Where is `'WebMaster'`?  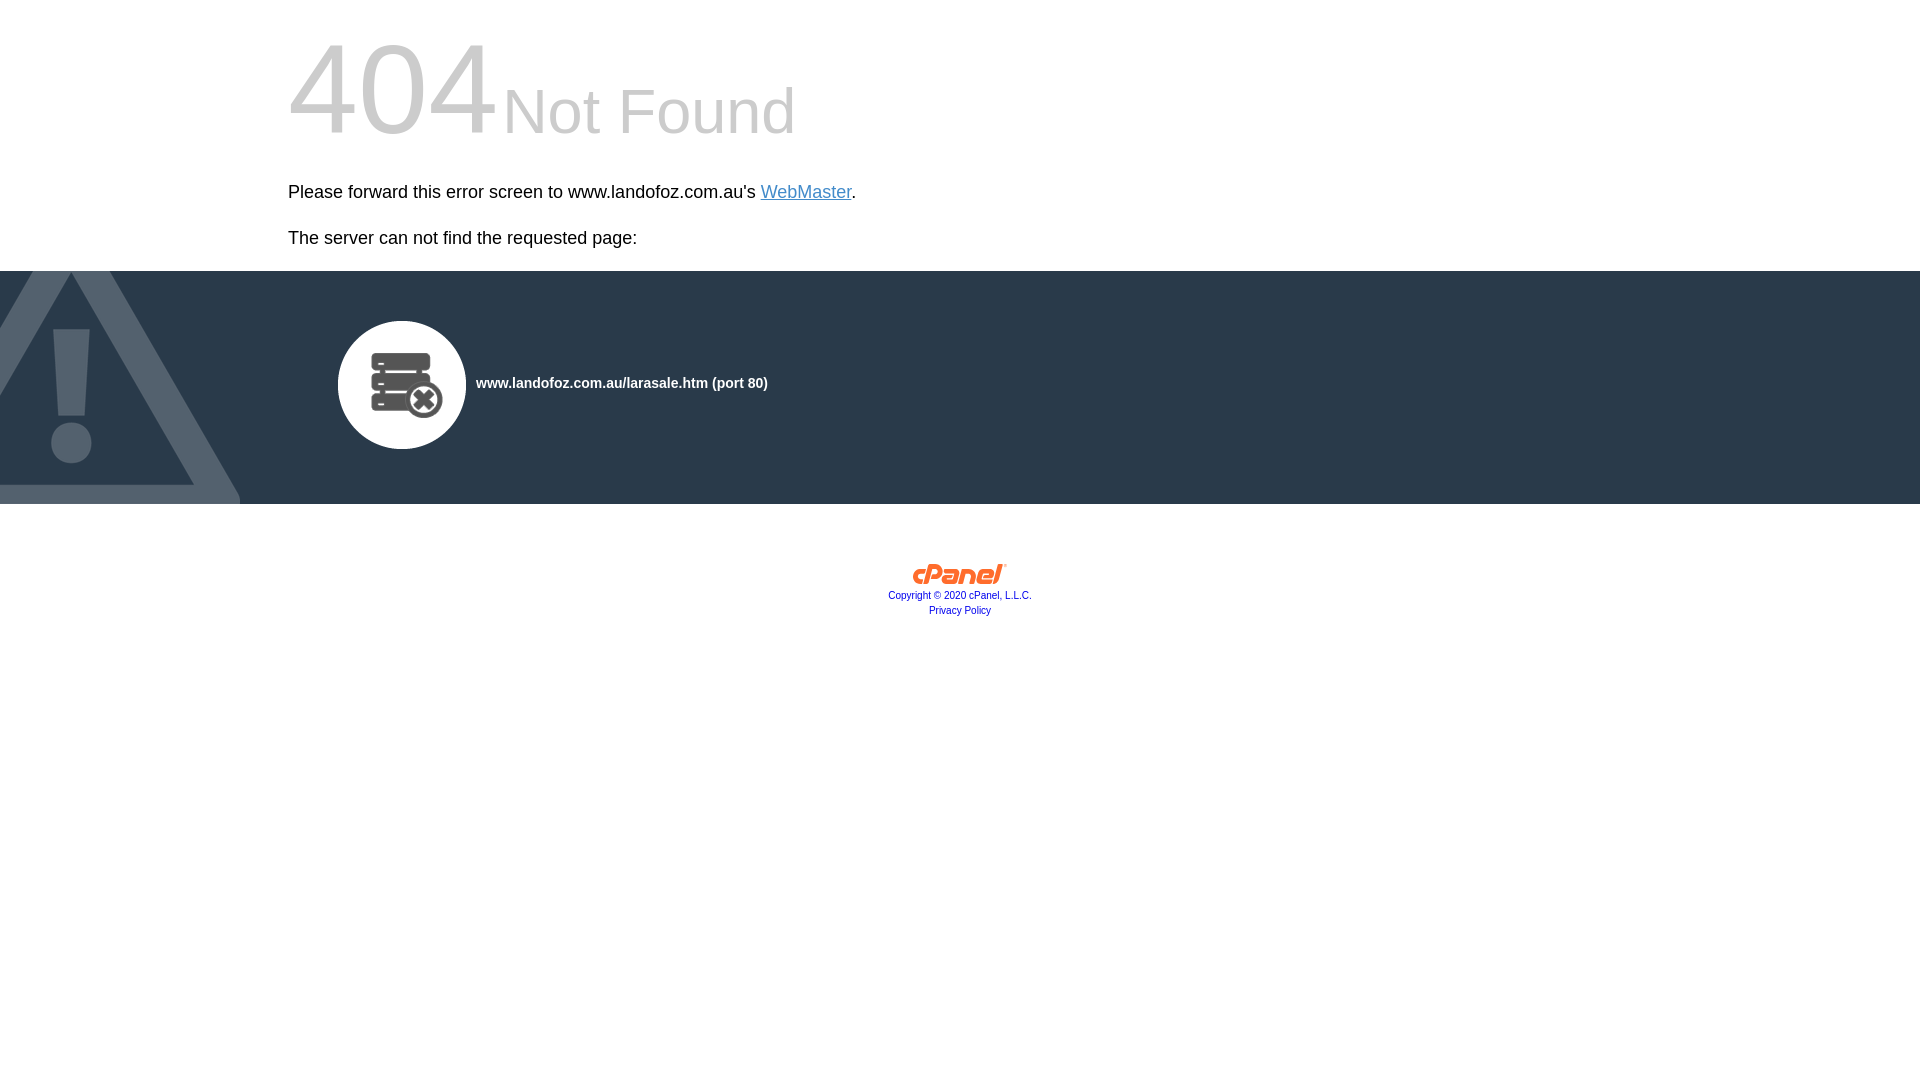 'WebMaster' is located at coordinates (806, 192).